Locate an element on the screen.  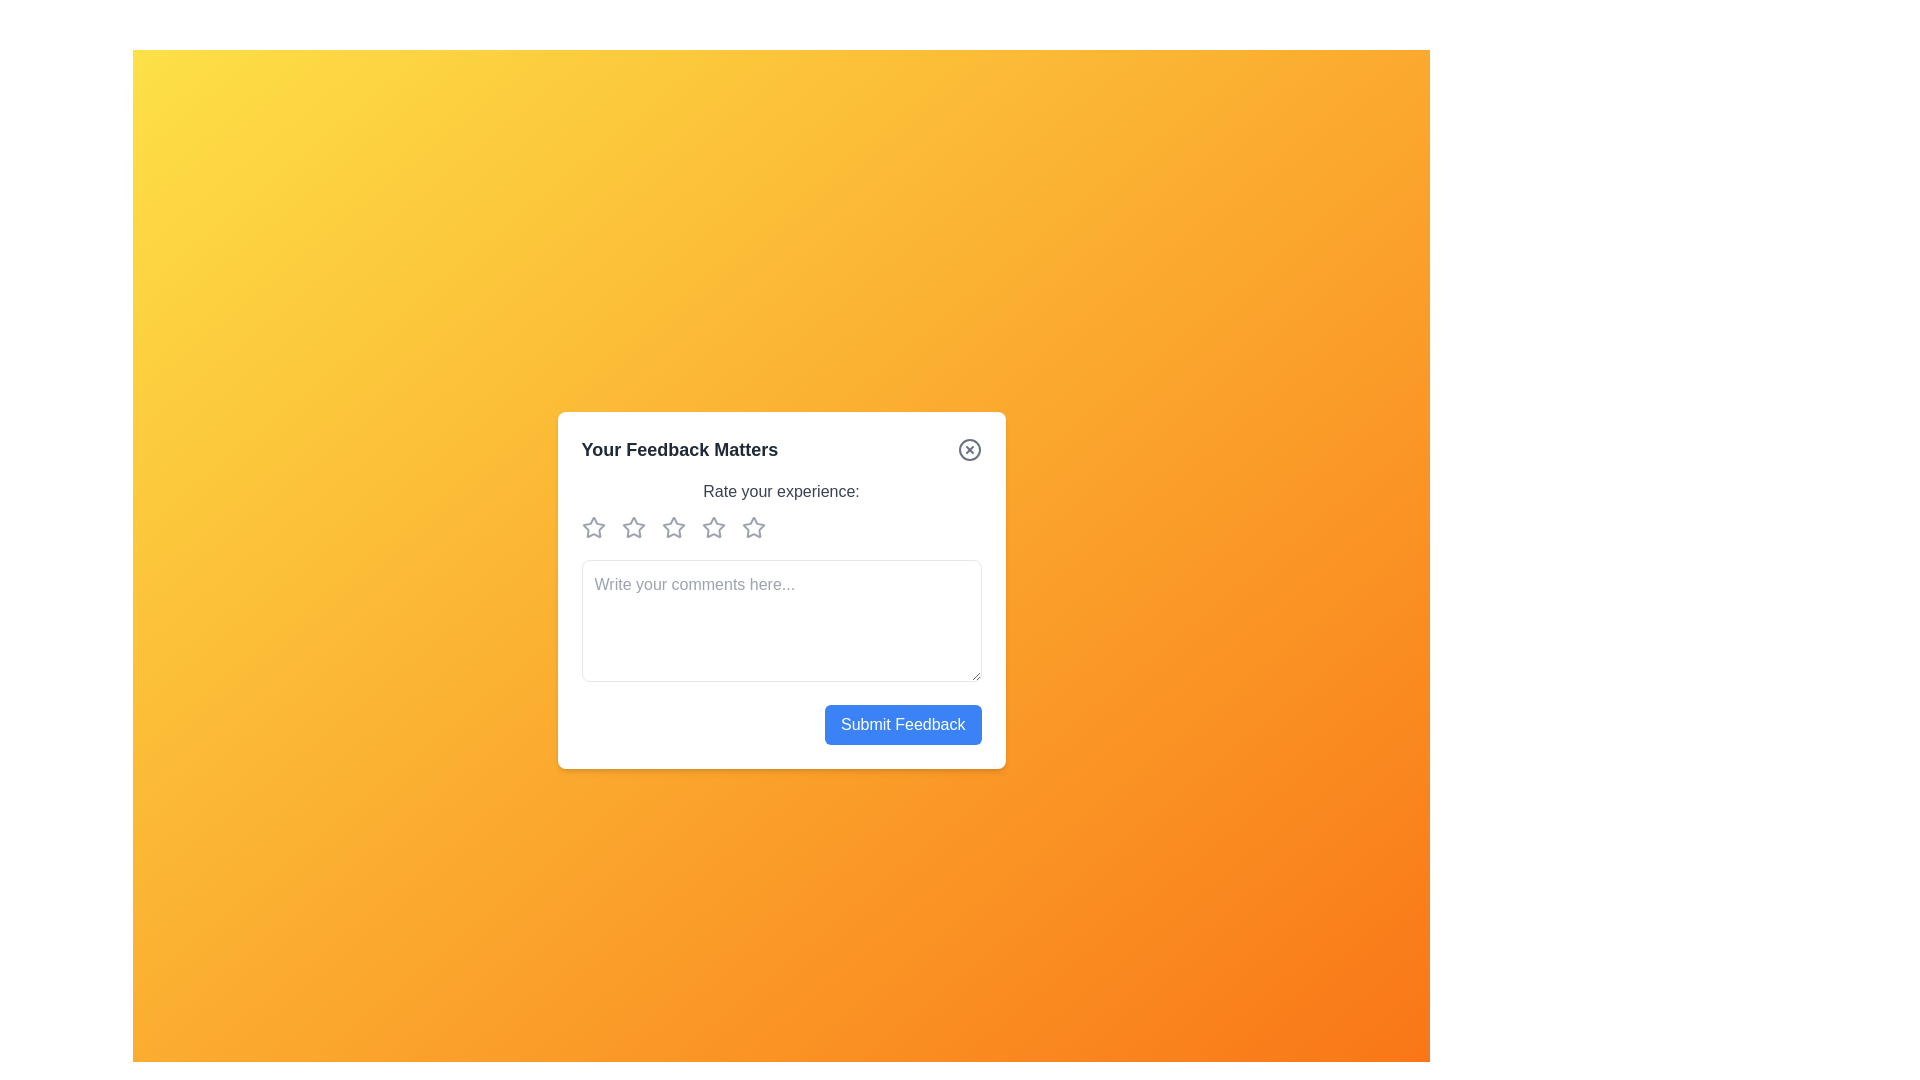
close button to close the dialog is located at coordinates (969, 448).